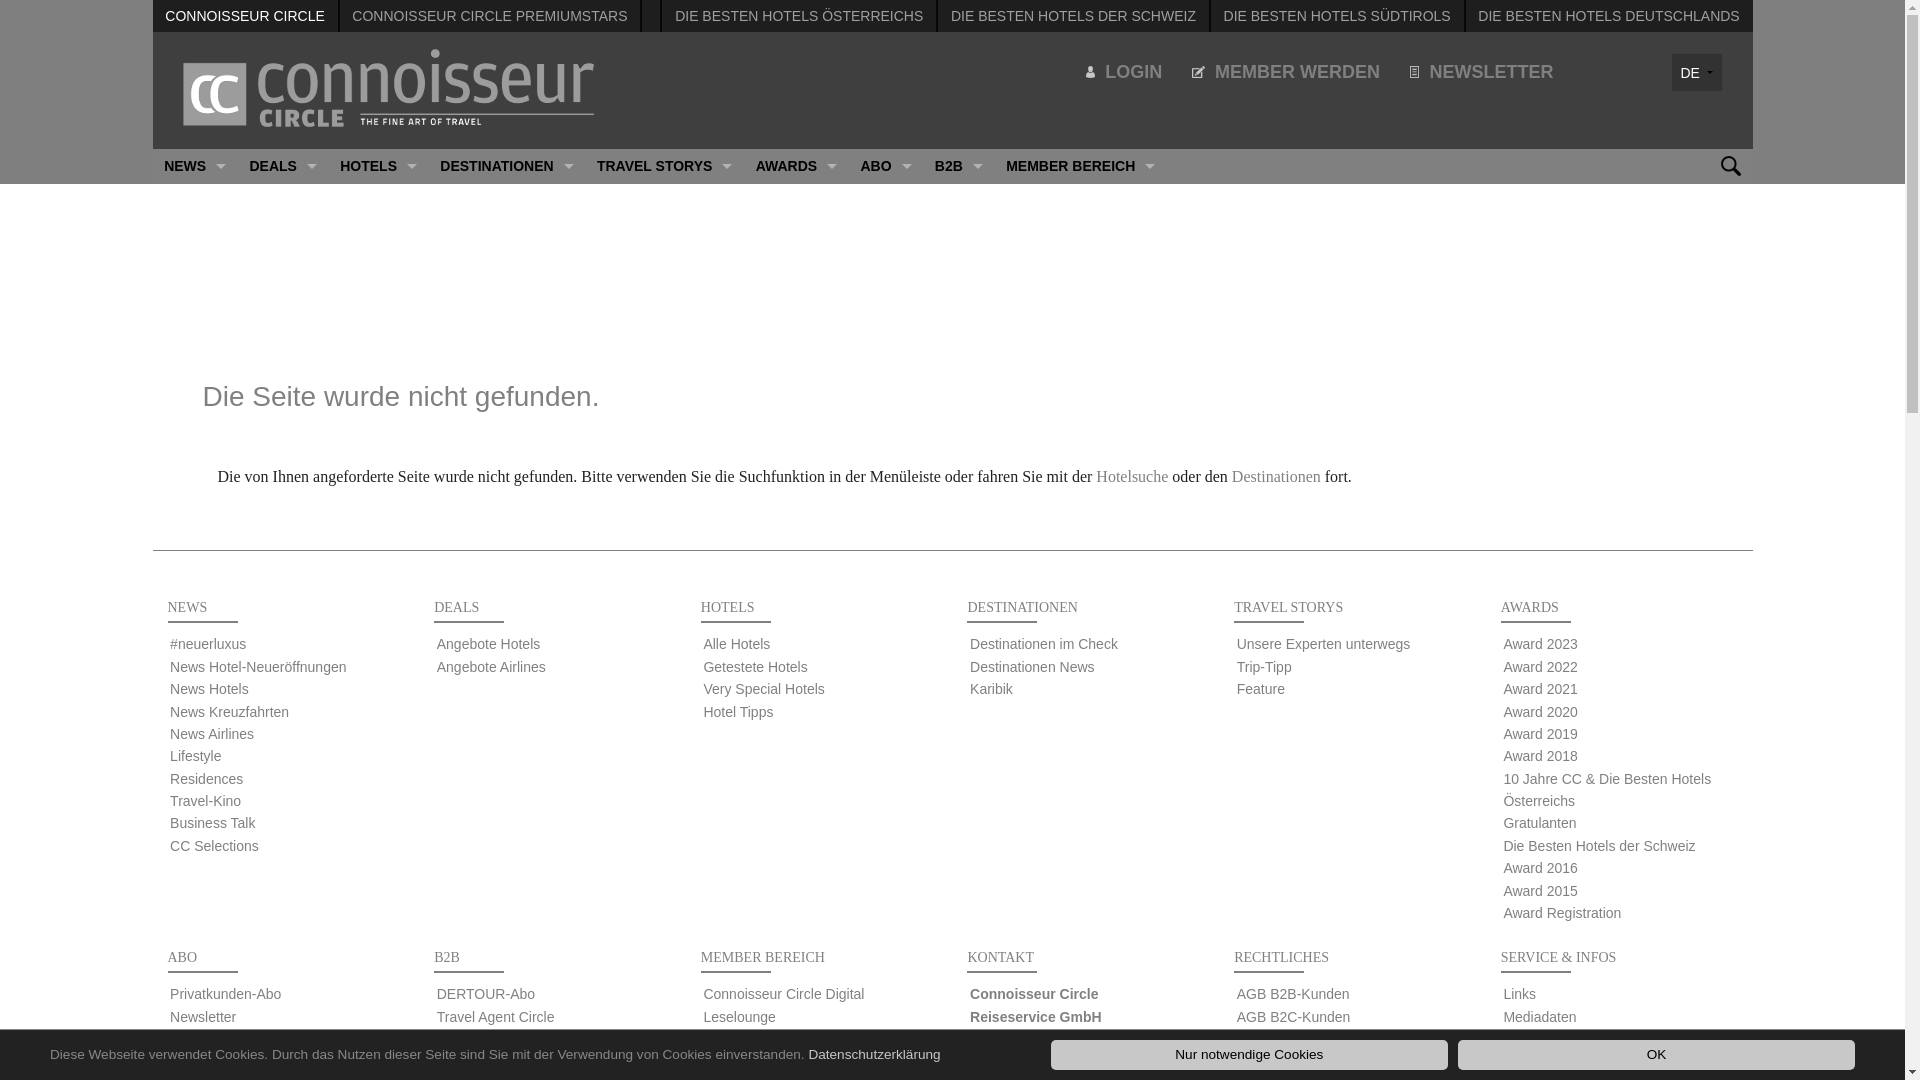 This screenshot has height=1080, width=1920. What do you see at coordinates (1502, 688) in the screenshot?
I see `'Award 2021'` at bounding box center [1502, 688].